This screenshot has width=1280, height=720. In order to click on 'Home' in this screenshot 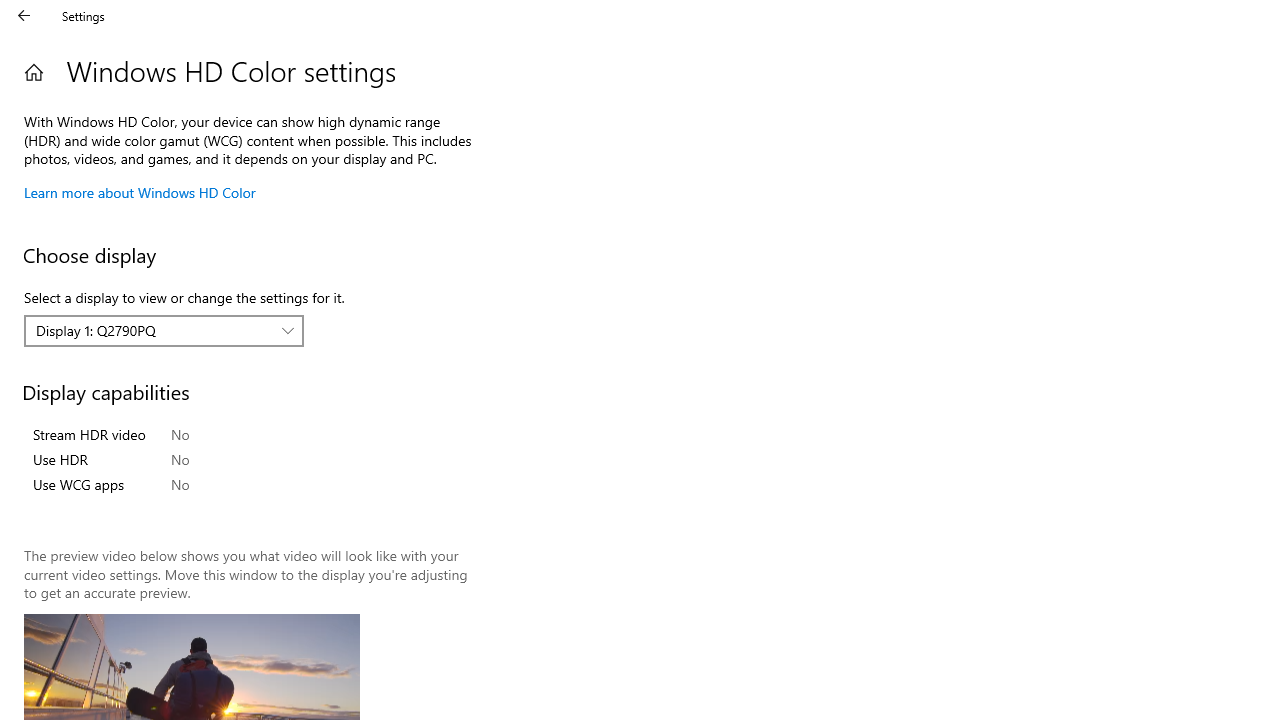, I will do `click(33, 71)`.